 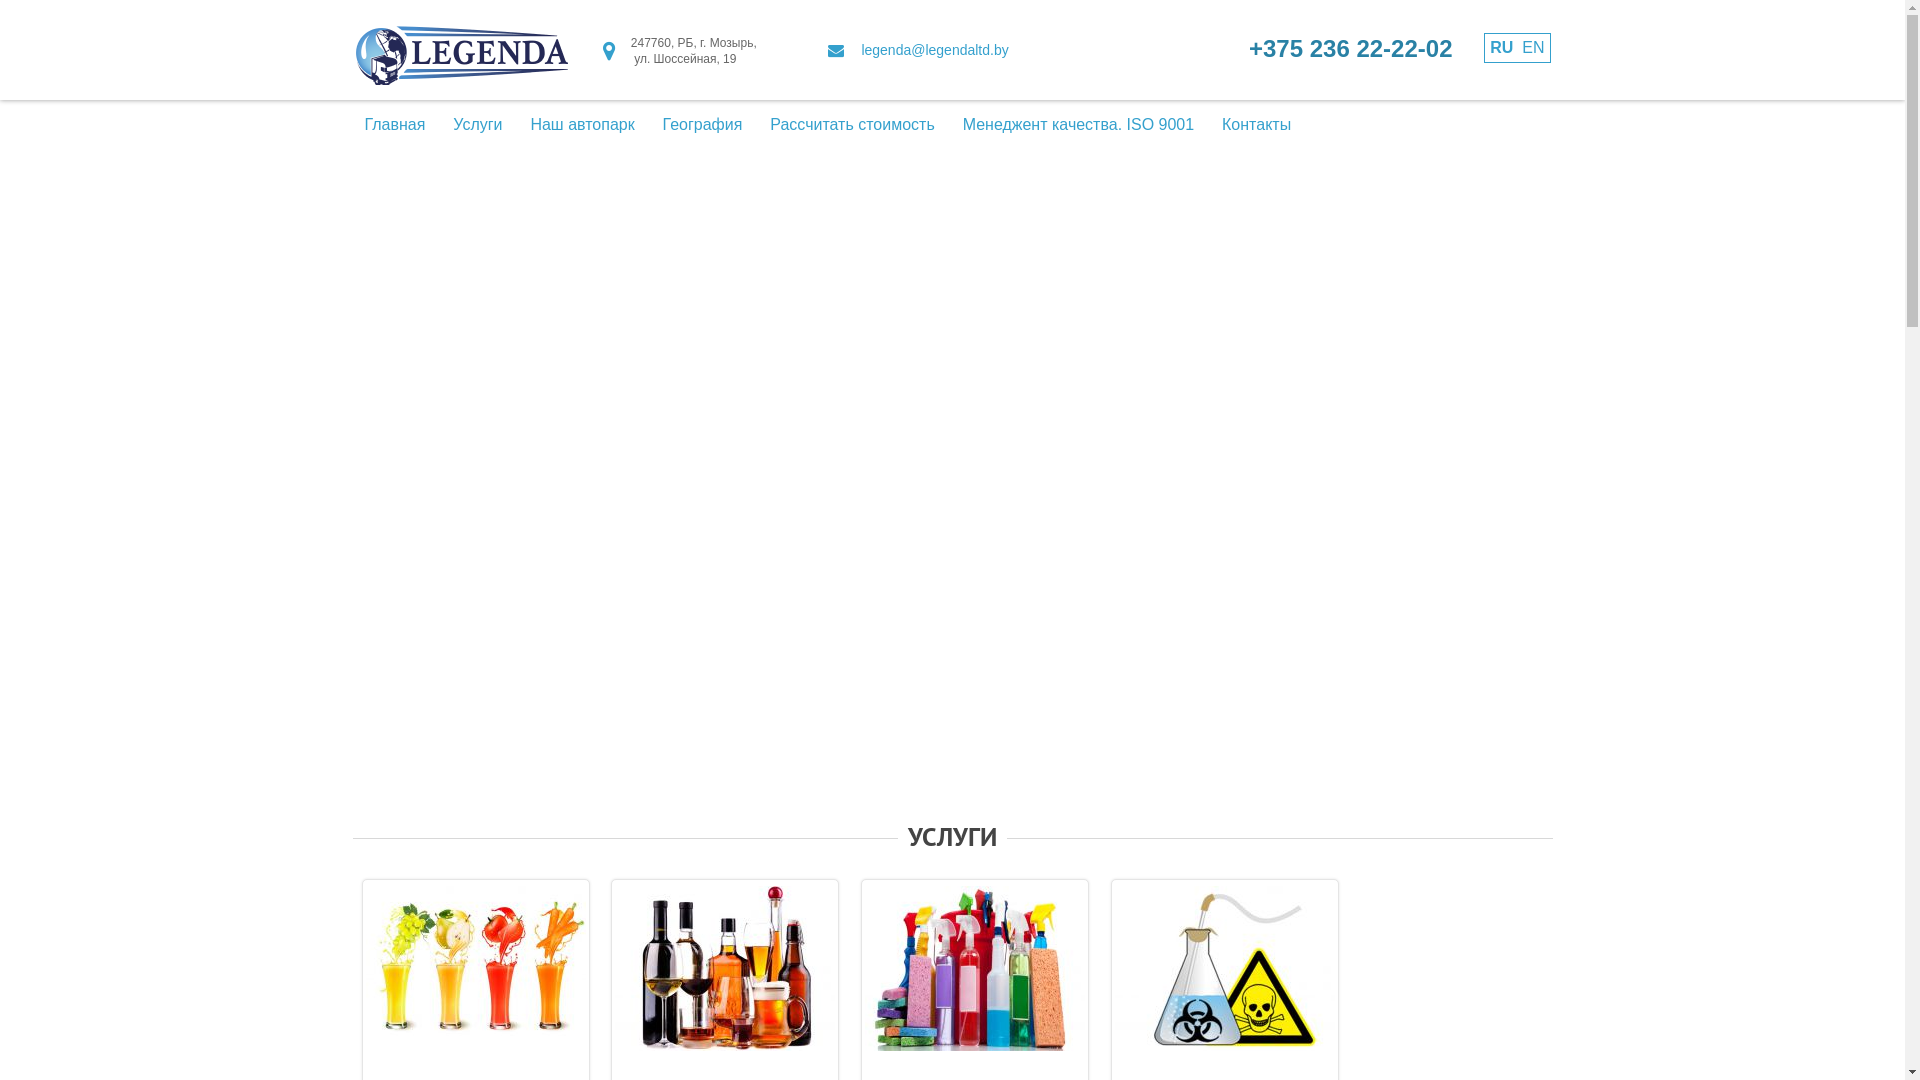 I want to click on 'legenda@legendaltd.by', so click(x=860, y=49).